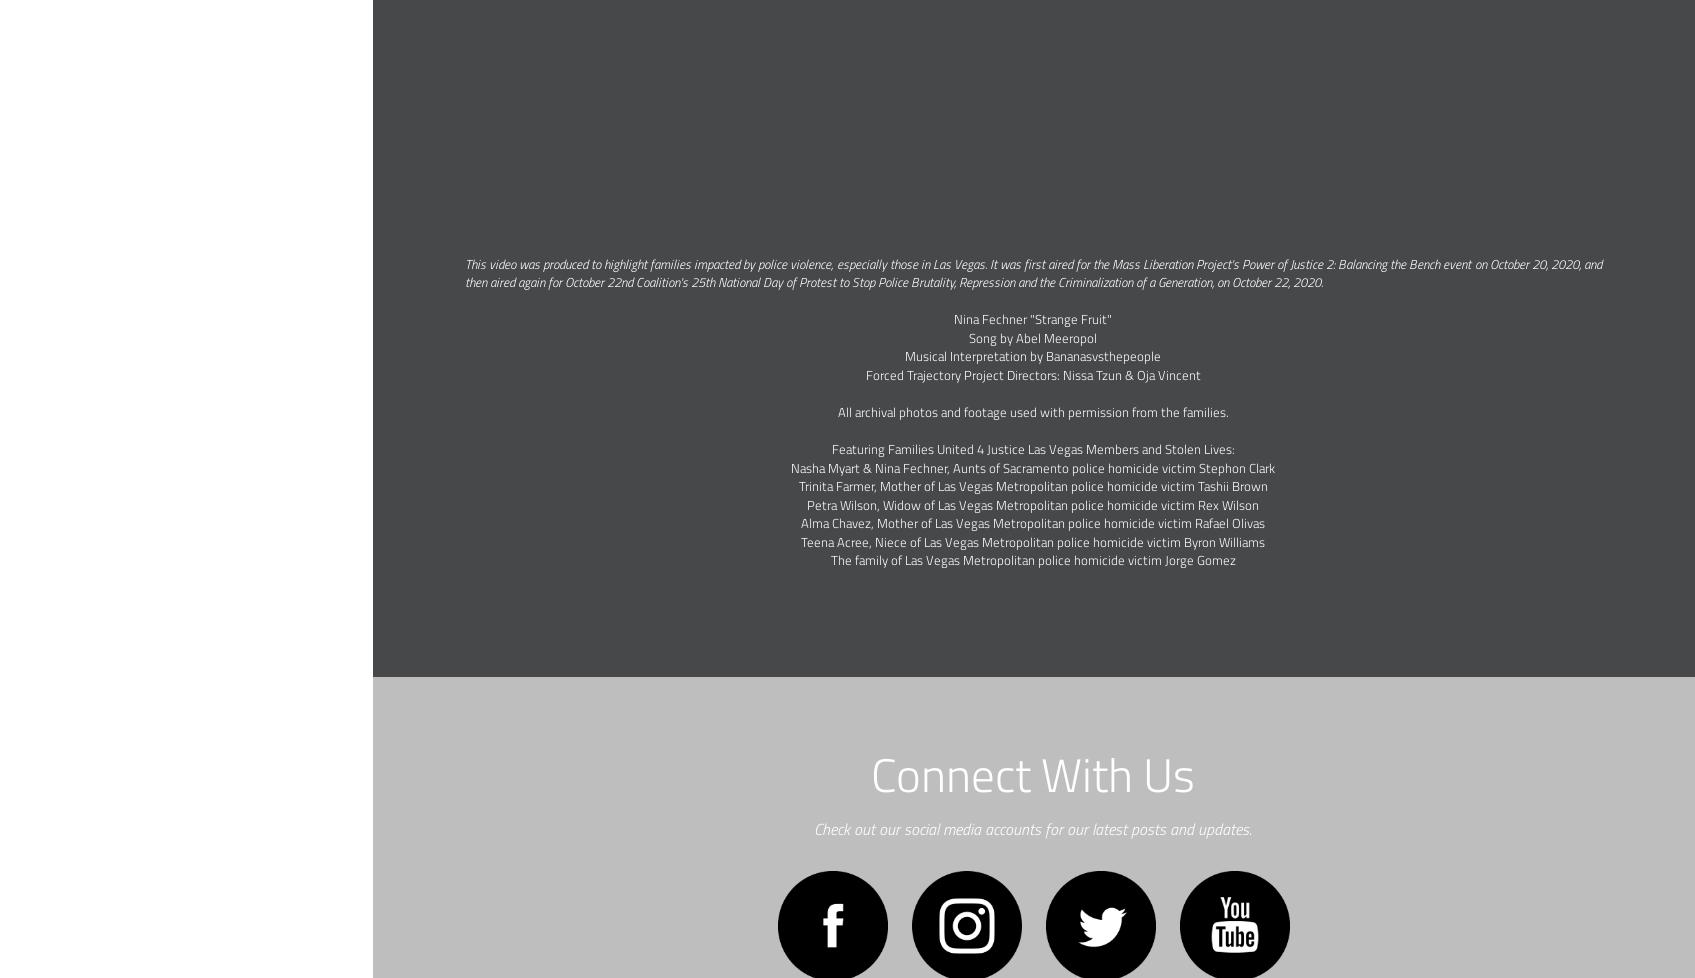 The height and width of the screenshot is (978, 1695). I want to click on 'Nasha Myart & Nina Fechner, Aunts of Sacramento police homicide victim Stephon Clark', so click(1031, 465).